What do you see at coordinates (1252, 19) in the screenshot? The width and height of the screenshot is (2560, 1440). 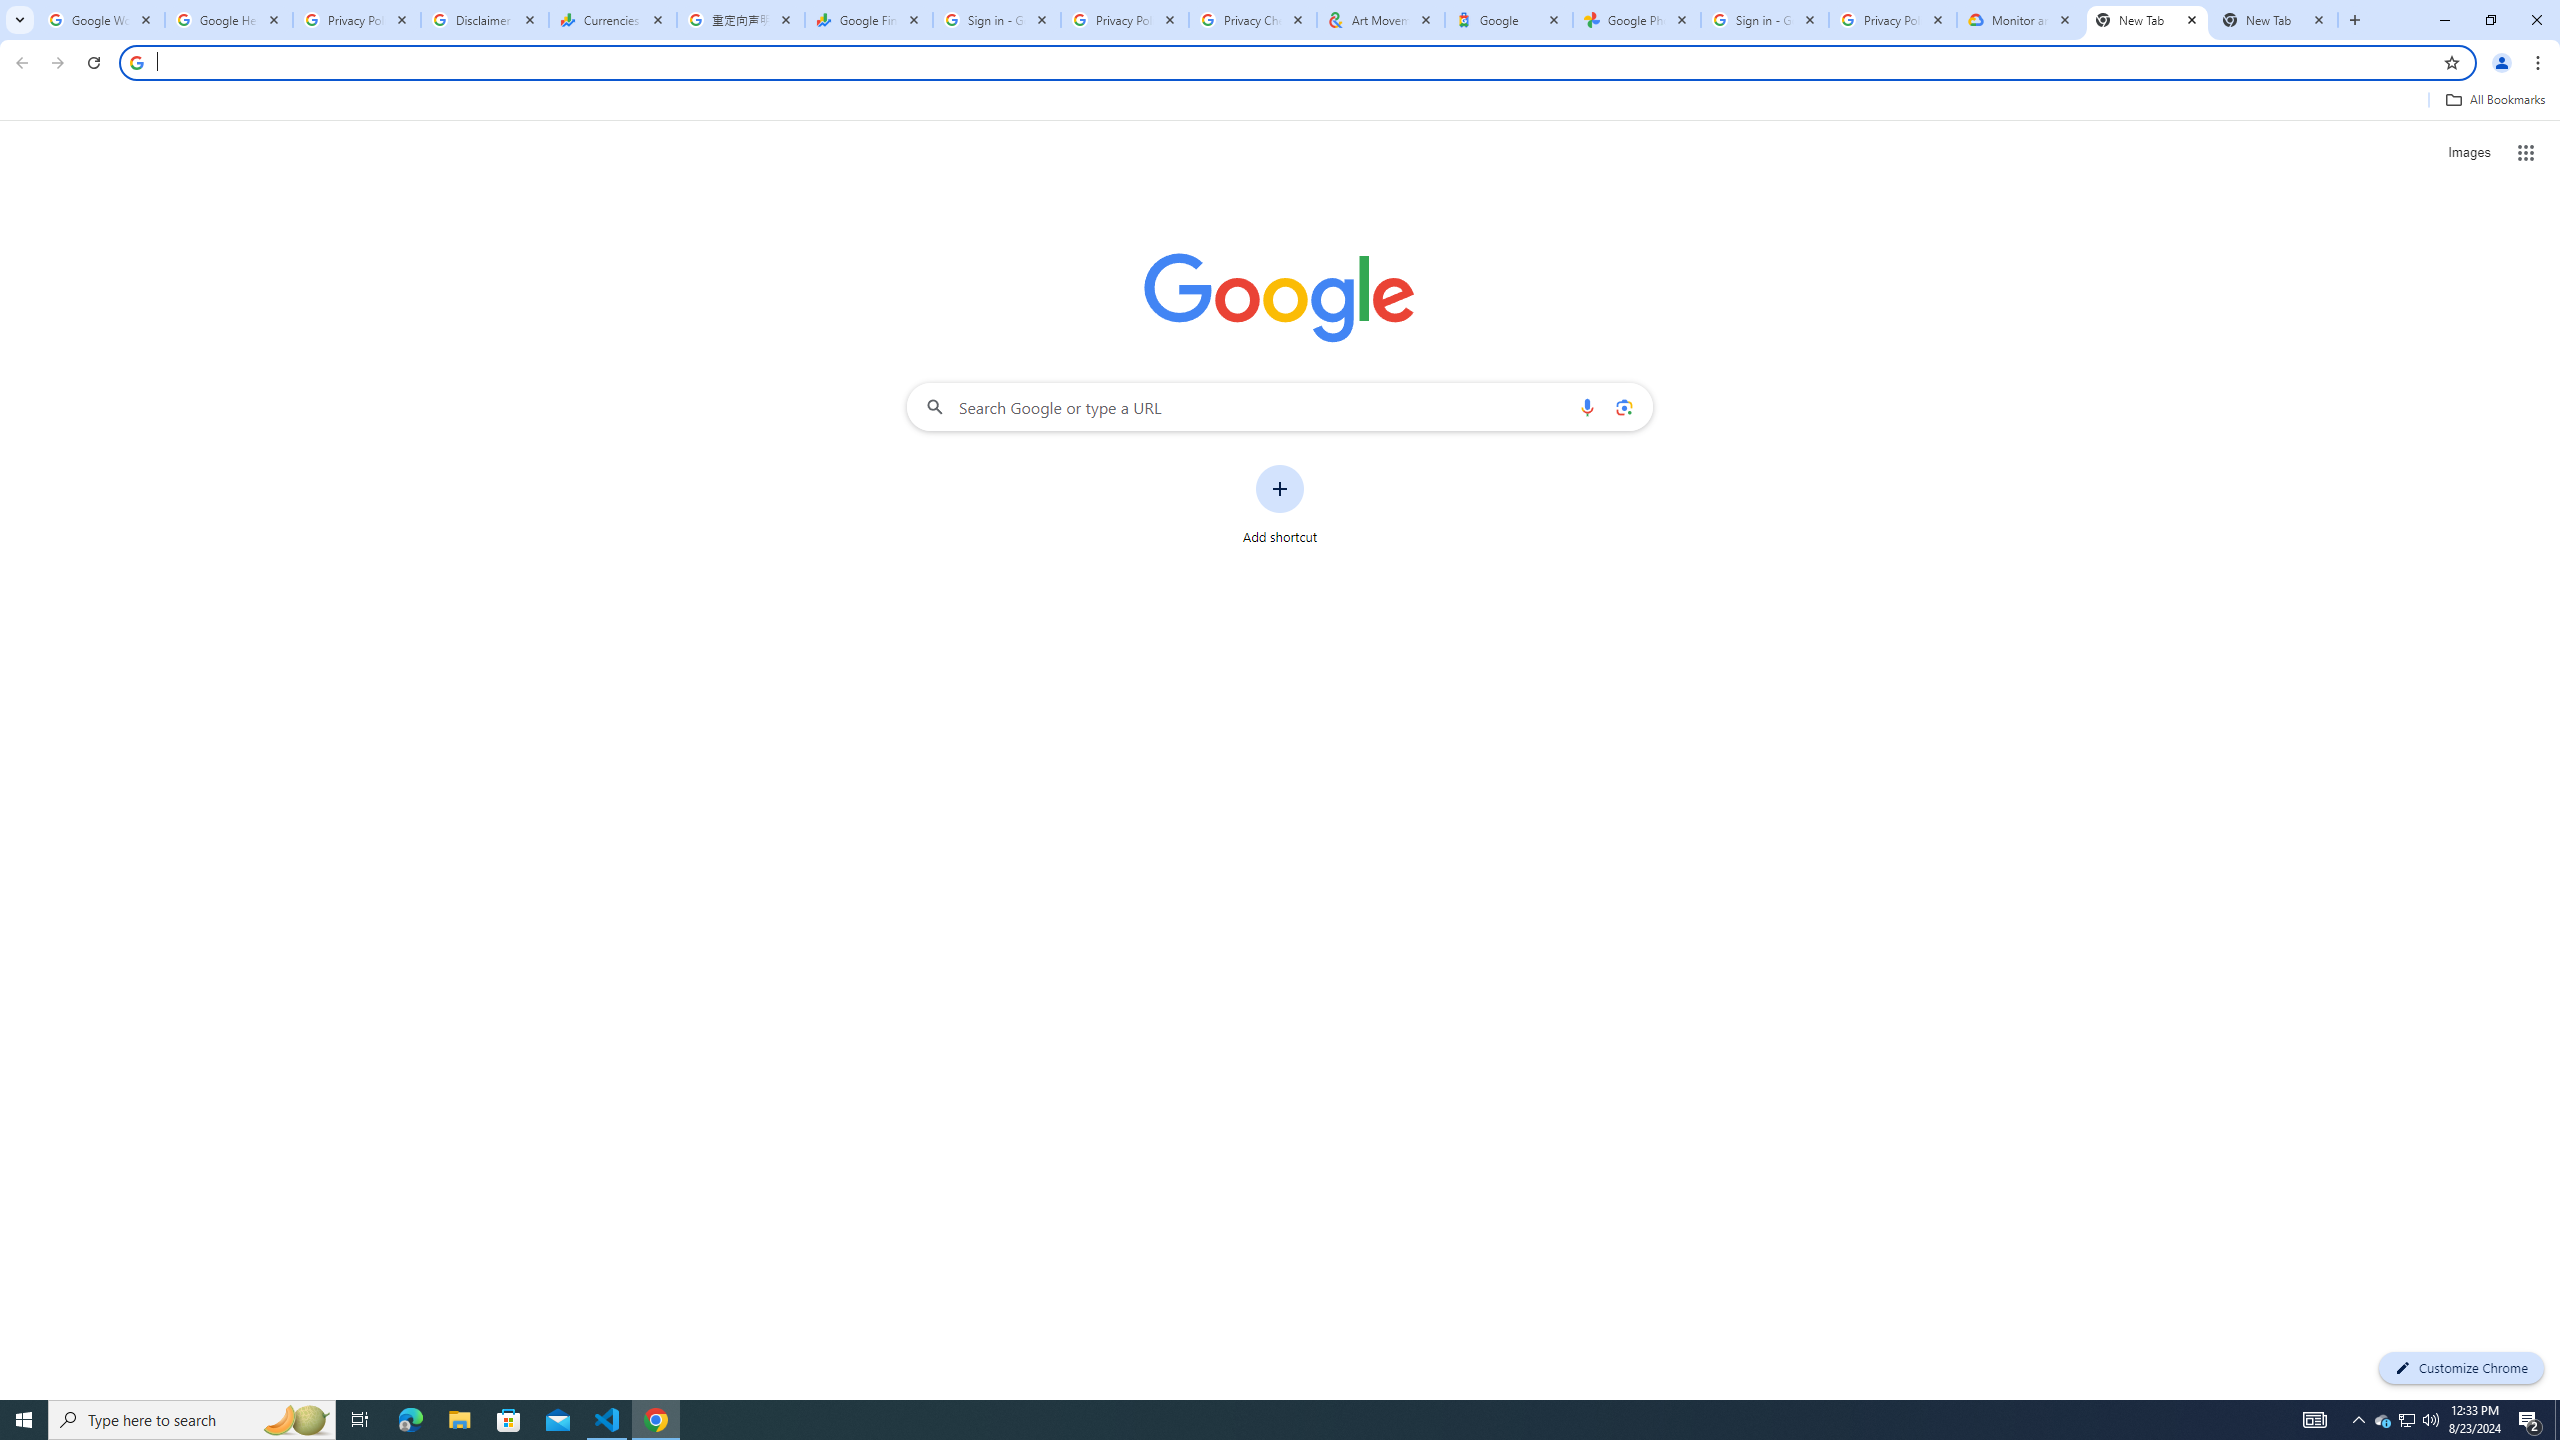 I see `'Privacy Checkup'` at bounding box center [1252, 19].